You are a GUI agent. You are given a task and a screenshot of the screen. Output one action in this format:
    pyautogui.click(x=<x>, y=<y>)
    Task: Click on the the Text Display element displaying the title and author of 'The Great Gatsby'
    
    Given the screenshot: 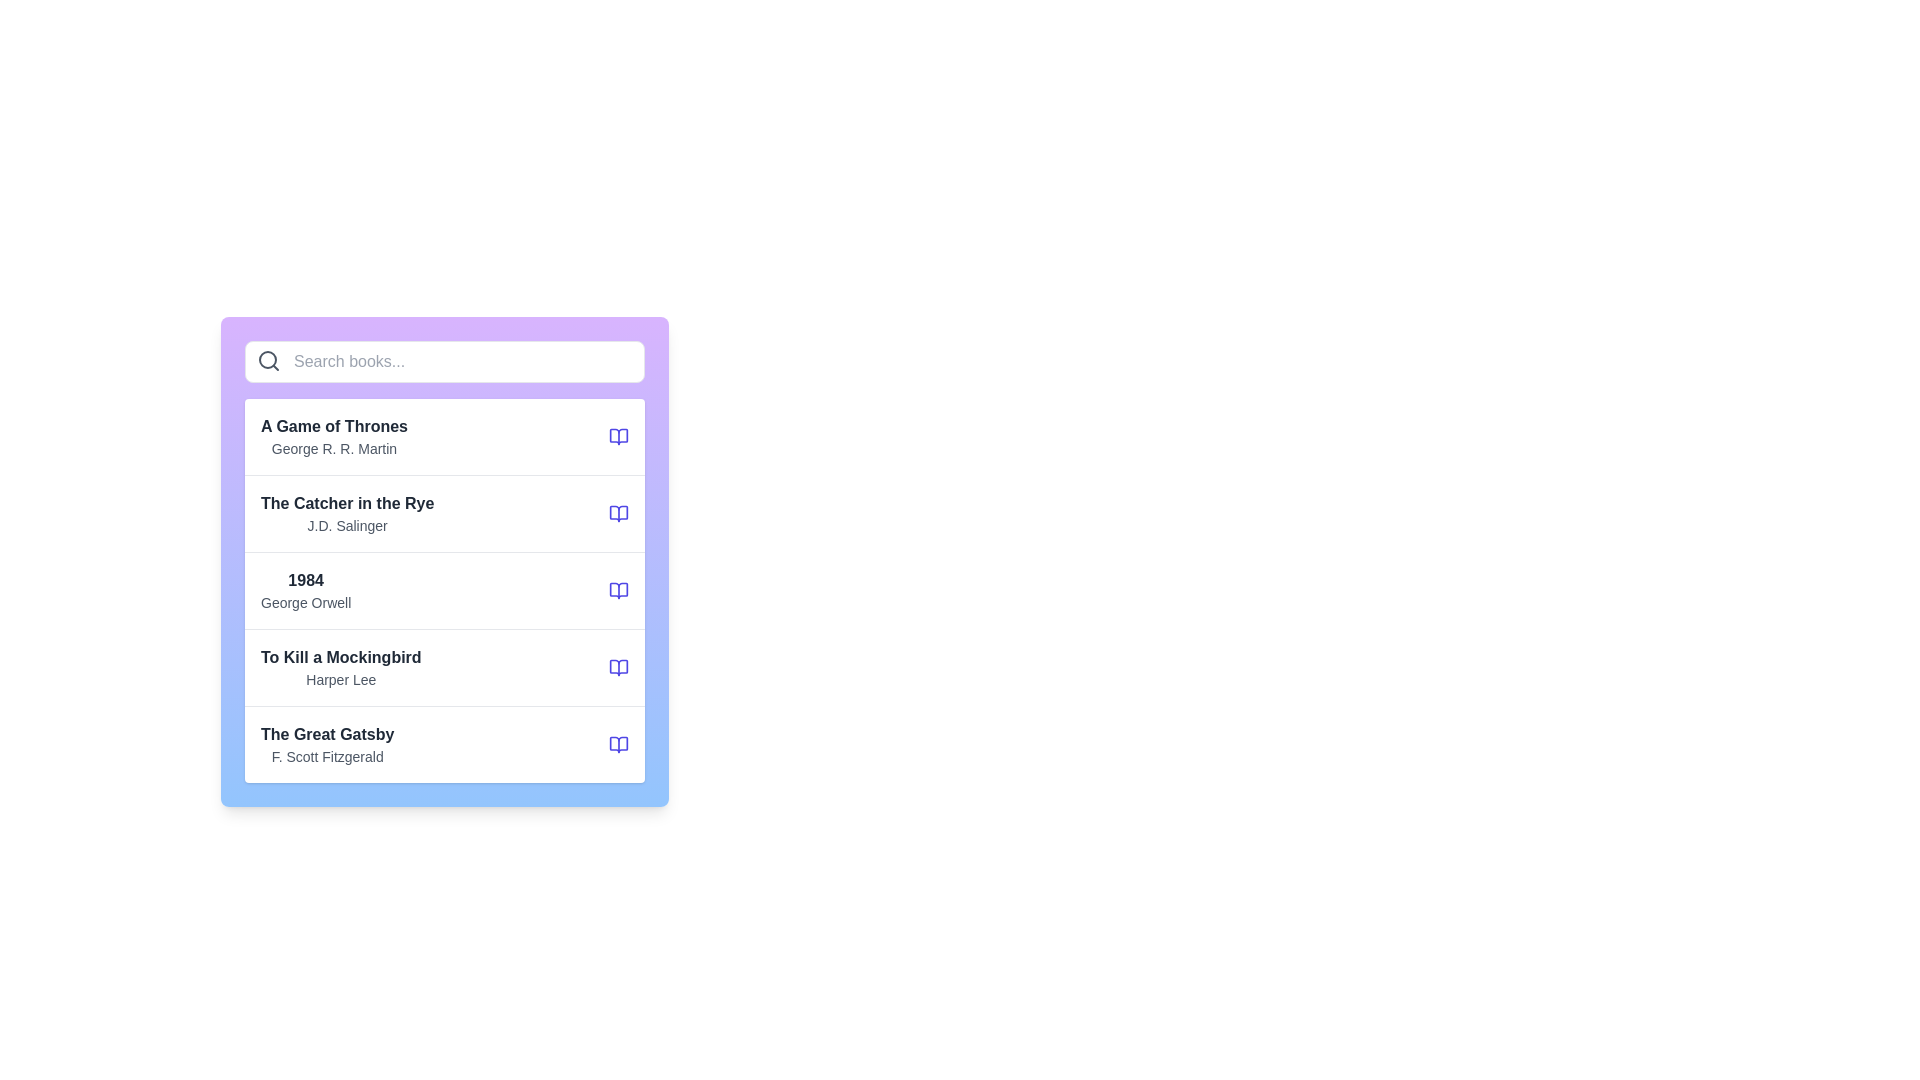 What is the action you would take?
    pyautogui.click(x=327, y=744)
    